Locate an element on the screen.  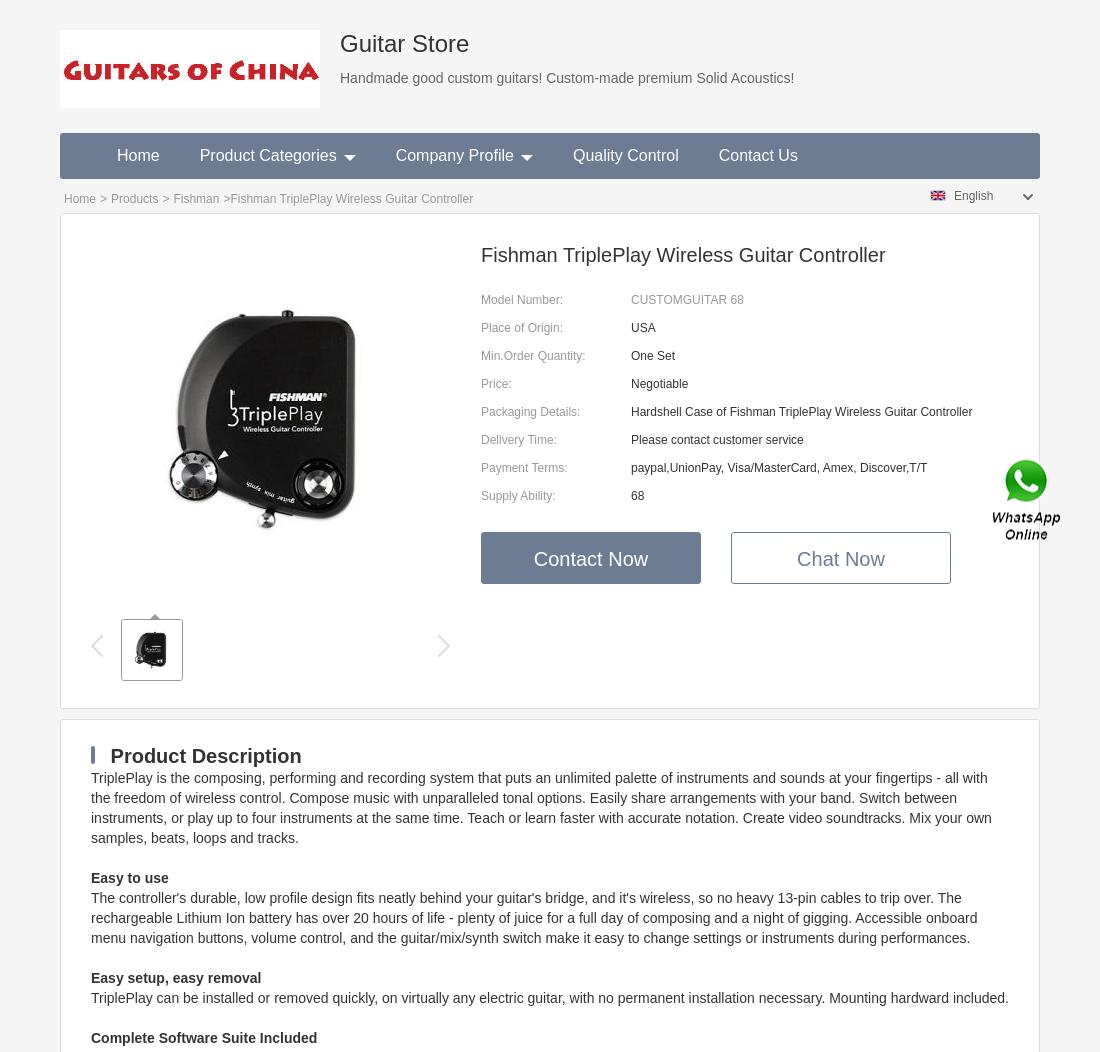
'Fishman' is located at coordinates (172, 199).